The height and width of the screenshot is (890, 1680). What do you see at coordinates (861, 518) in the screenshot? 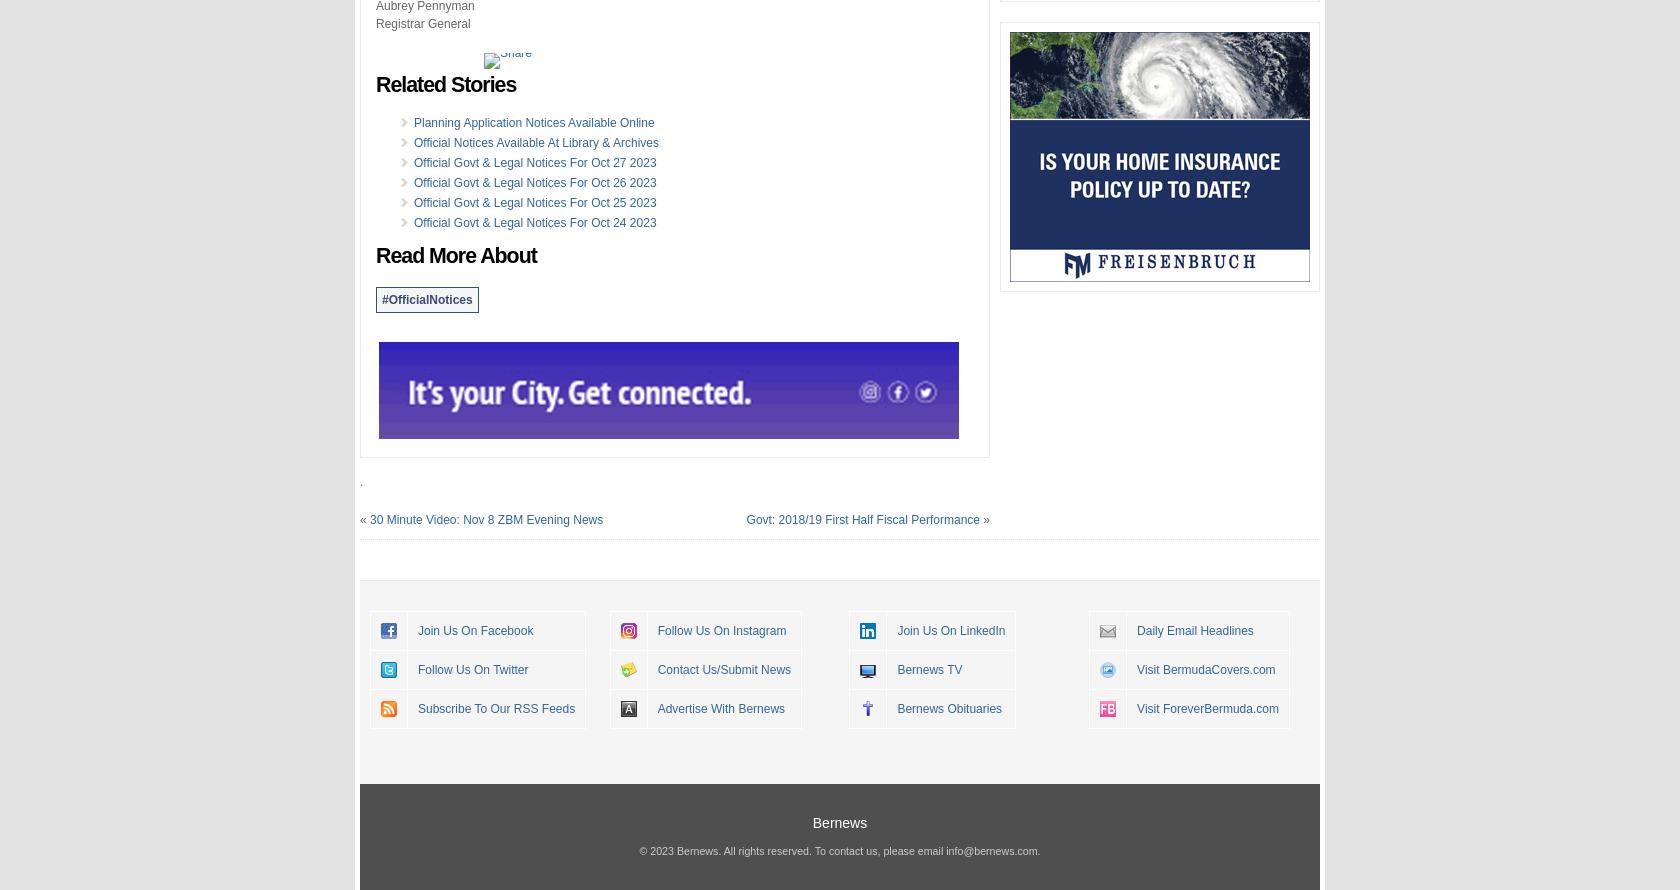
I see `'Govt: 2018/19 First Half Fiscal Performance'` at bounding box center [861, 518].